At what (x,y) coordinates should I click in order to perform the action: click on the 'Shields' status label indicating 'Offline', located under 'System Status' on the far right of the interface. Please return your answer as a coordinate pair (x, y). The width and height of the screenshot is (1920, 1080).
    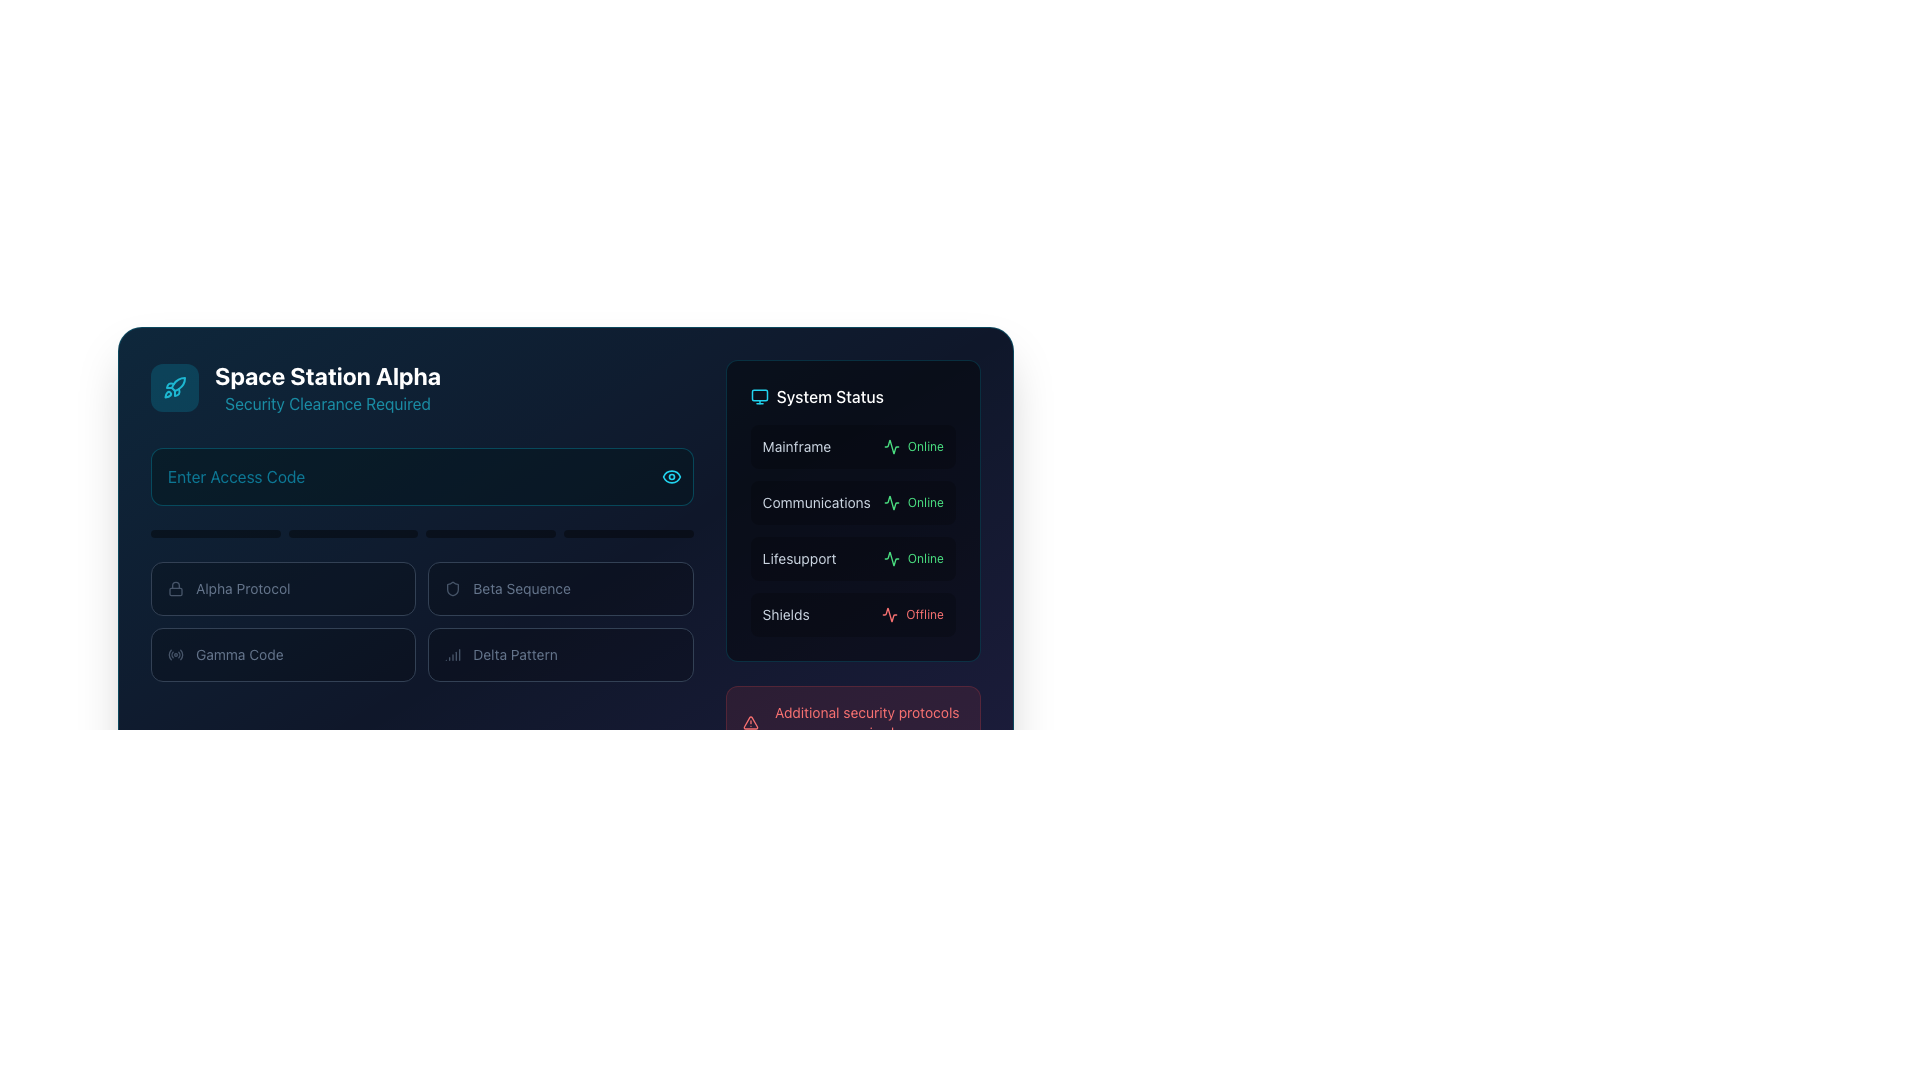
    Looking at the image, I should click on (912, 613).